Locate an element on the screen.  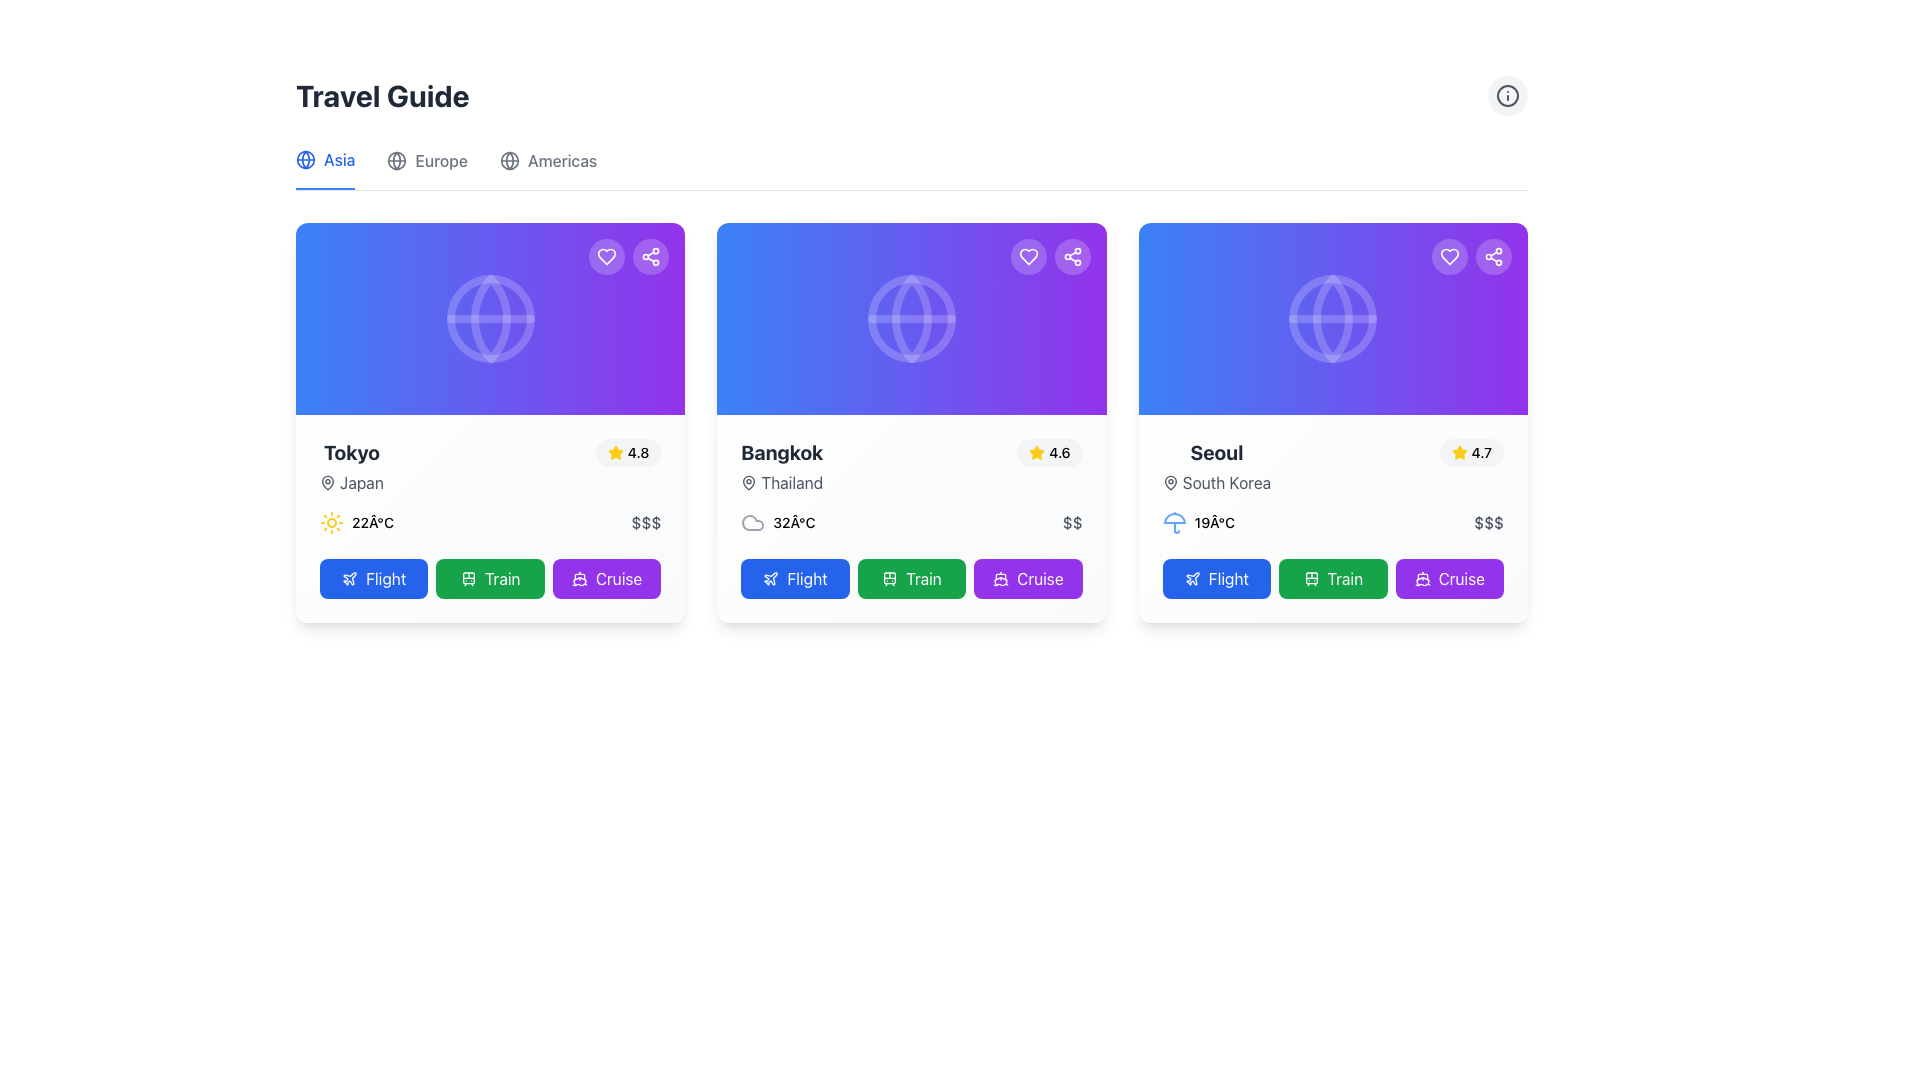
the stylized airplane icon within the Tokyo card, positioned to the left of the 'Flight' button is located at coordinates (350, 578).